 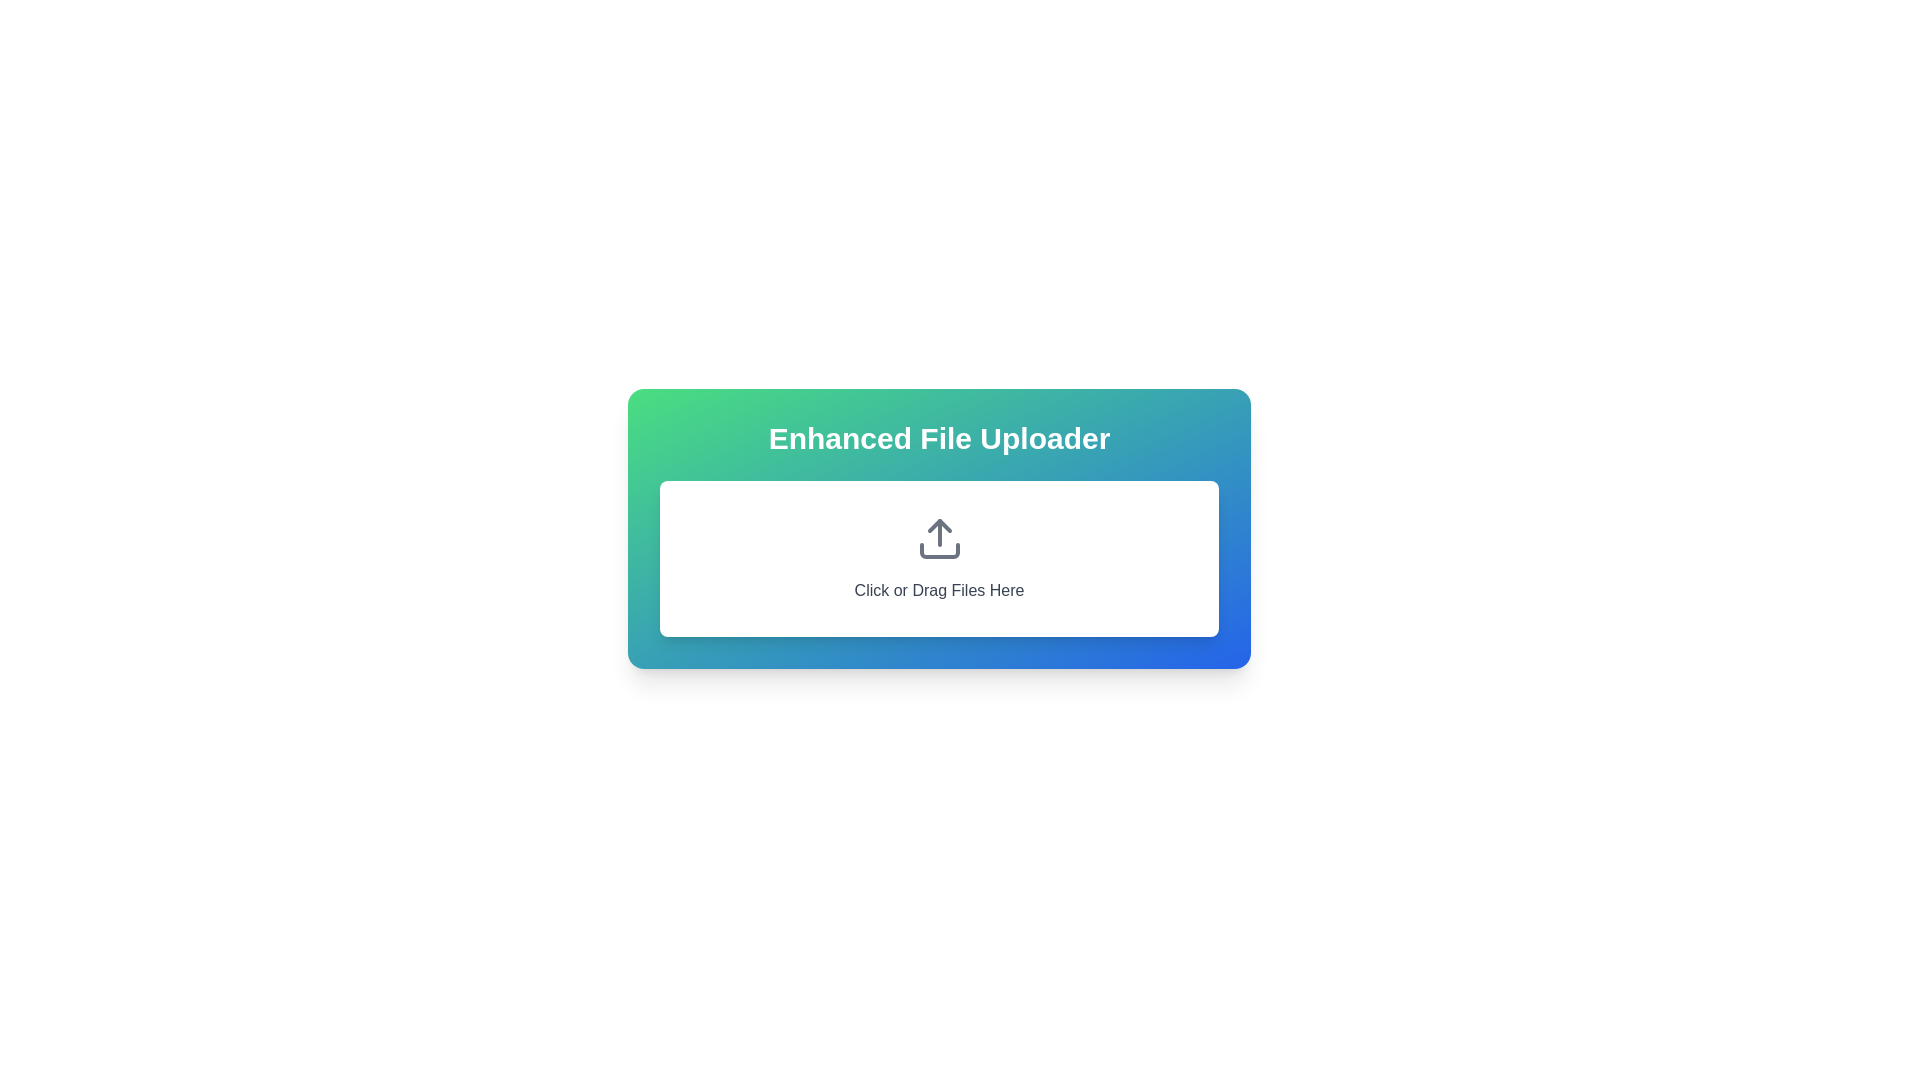 I want to click on the SVG icon representing an upload action, which features an upward-pointing arrow and is styled in gray, located within a light-colored, bordered area beneath the title 'Enhanced File Uploader', so click(x=938, y=538).